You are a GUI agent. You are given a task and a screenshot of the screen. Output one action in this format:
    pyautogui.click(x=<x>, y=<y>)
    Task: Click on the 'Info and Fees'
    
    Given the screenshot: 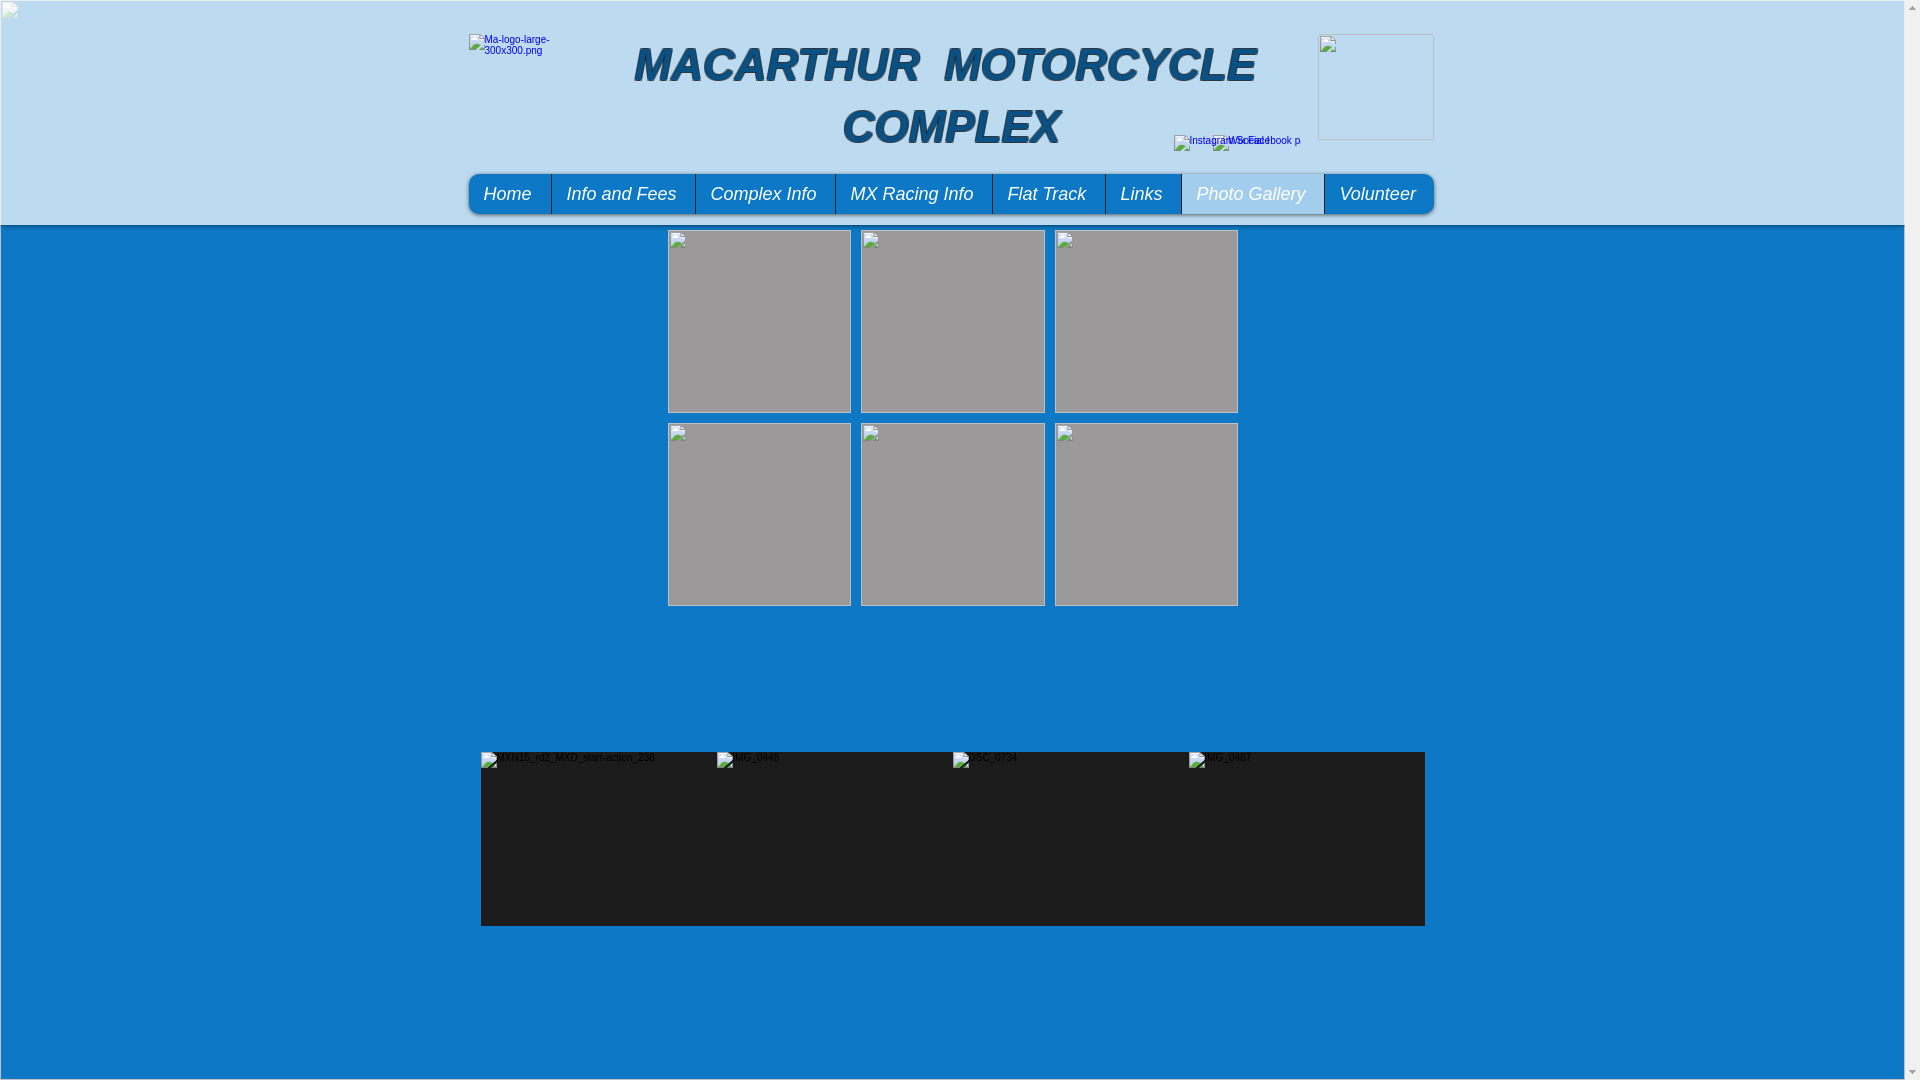 What is the action you would take?
    pyautogui.click(x=621, y=193)
    